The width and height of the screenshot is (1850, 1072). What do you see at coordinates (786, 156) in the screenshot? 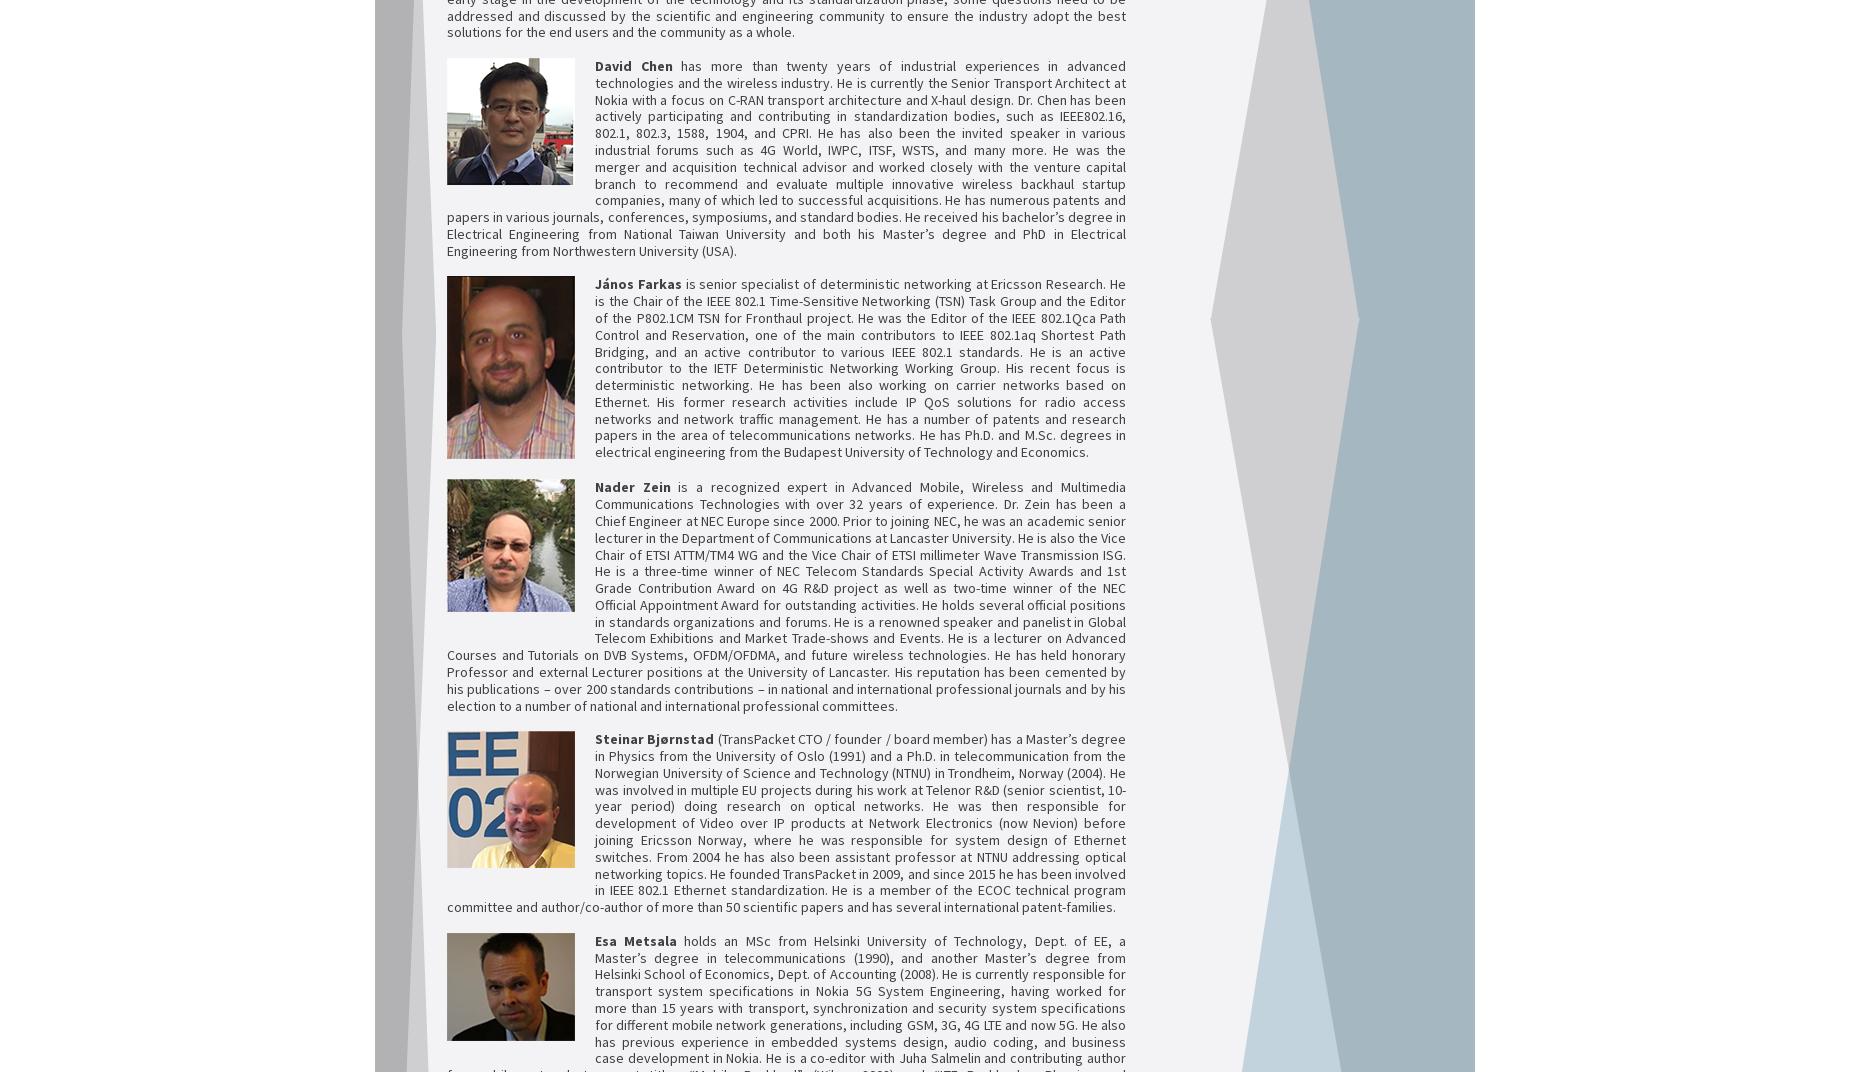
I see `'has more than twenty years of industrial experiences in advanced technologies and the wireless industry. He is currently the Senior Transport Architect at Nokia with a focus on C-RAN transport architecture and X-haul design. Dr. Chen has been actively participating and contributing in standardization bodies, such as IEEE802.16, 802.1, 802.3, 1588, 1904, and CPRI. He has also been the invited speaker in various industrial forums such as 4G World, IWPC, ITSF, WSTS, and many more. He was the merger and acquisition technical advisor and worked closely with the venture capital branch to recommend and evaluate multiple innovative wireless backhaul startup companies, many of which led to successful acquisitions. He has numerous patents and papers in various journals, conferences, symposiums, and standard bodies. He received his bachelor’s degree in Electrical Engineering from National Taiwan University and both his Master’s degree and PhD in Electrical Engineering from Northwestern University (USA).'` at bounding box center [786, 156].